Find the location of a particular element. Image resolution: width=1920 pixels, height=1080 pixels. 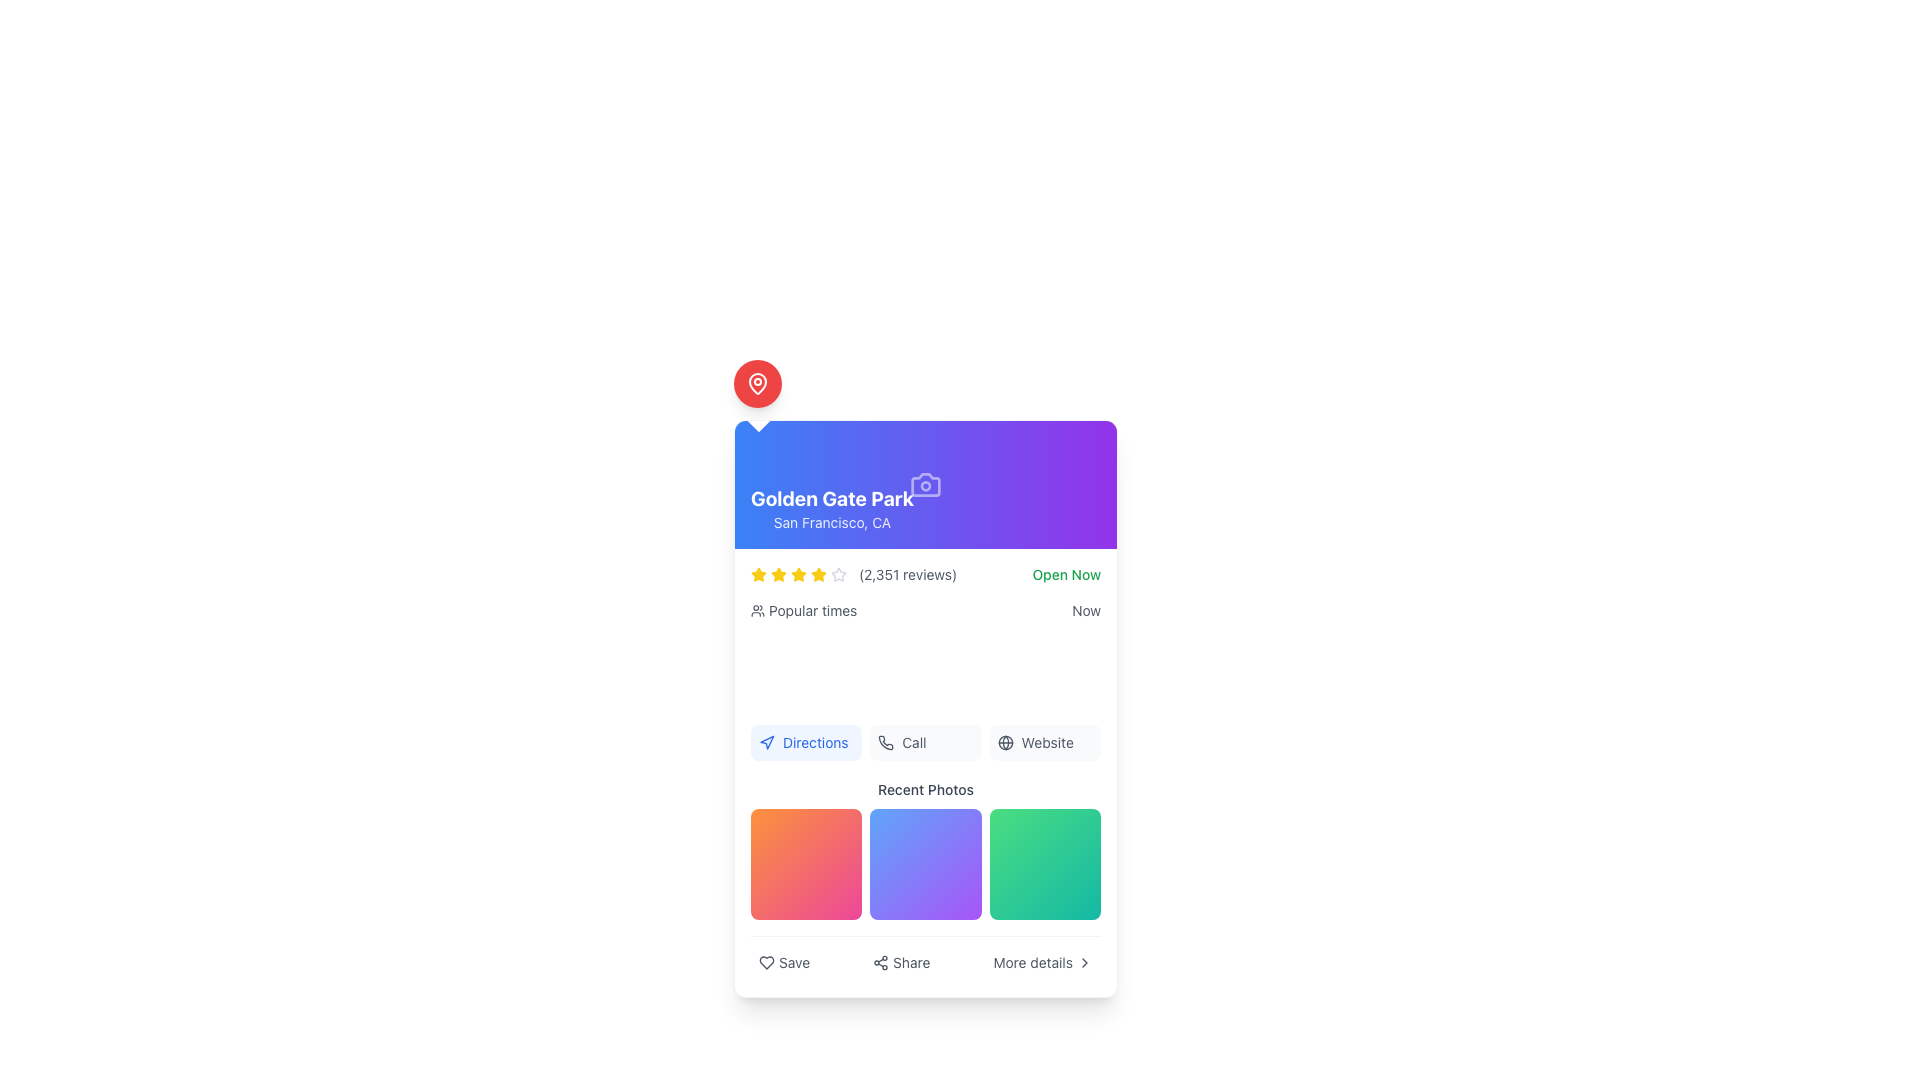

the fifth hollow star icon in the rating system, which is located to the right of the yellow-filled stars and above the reviews text is located at coordinates (839, 574).